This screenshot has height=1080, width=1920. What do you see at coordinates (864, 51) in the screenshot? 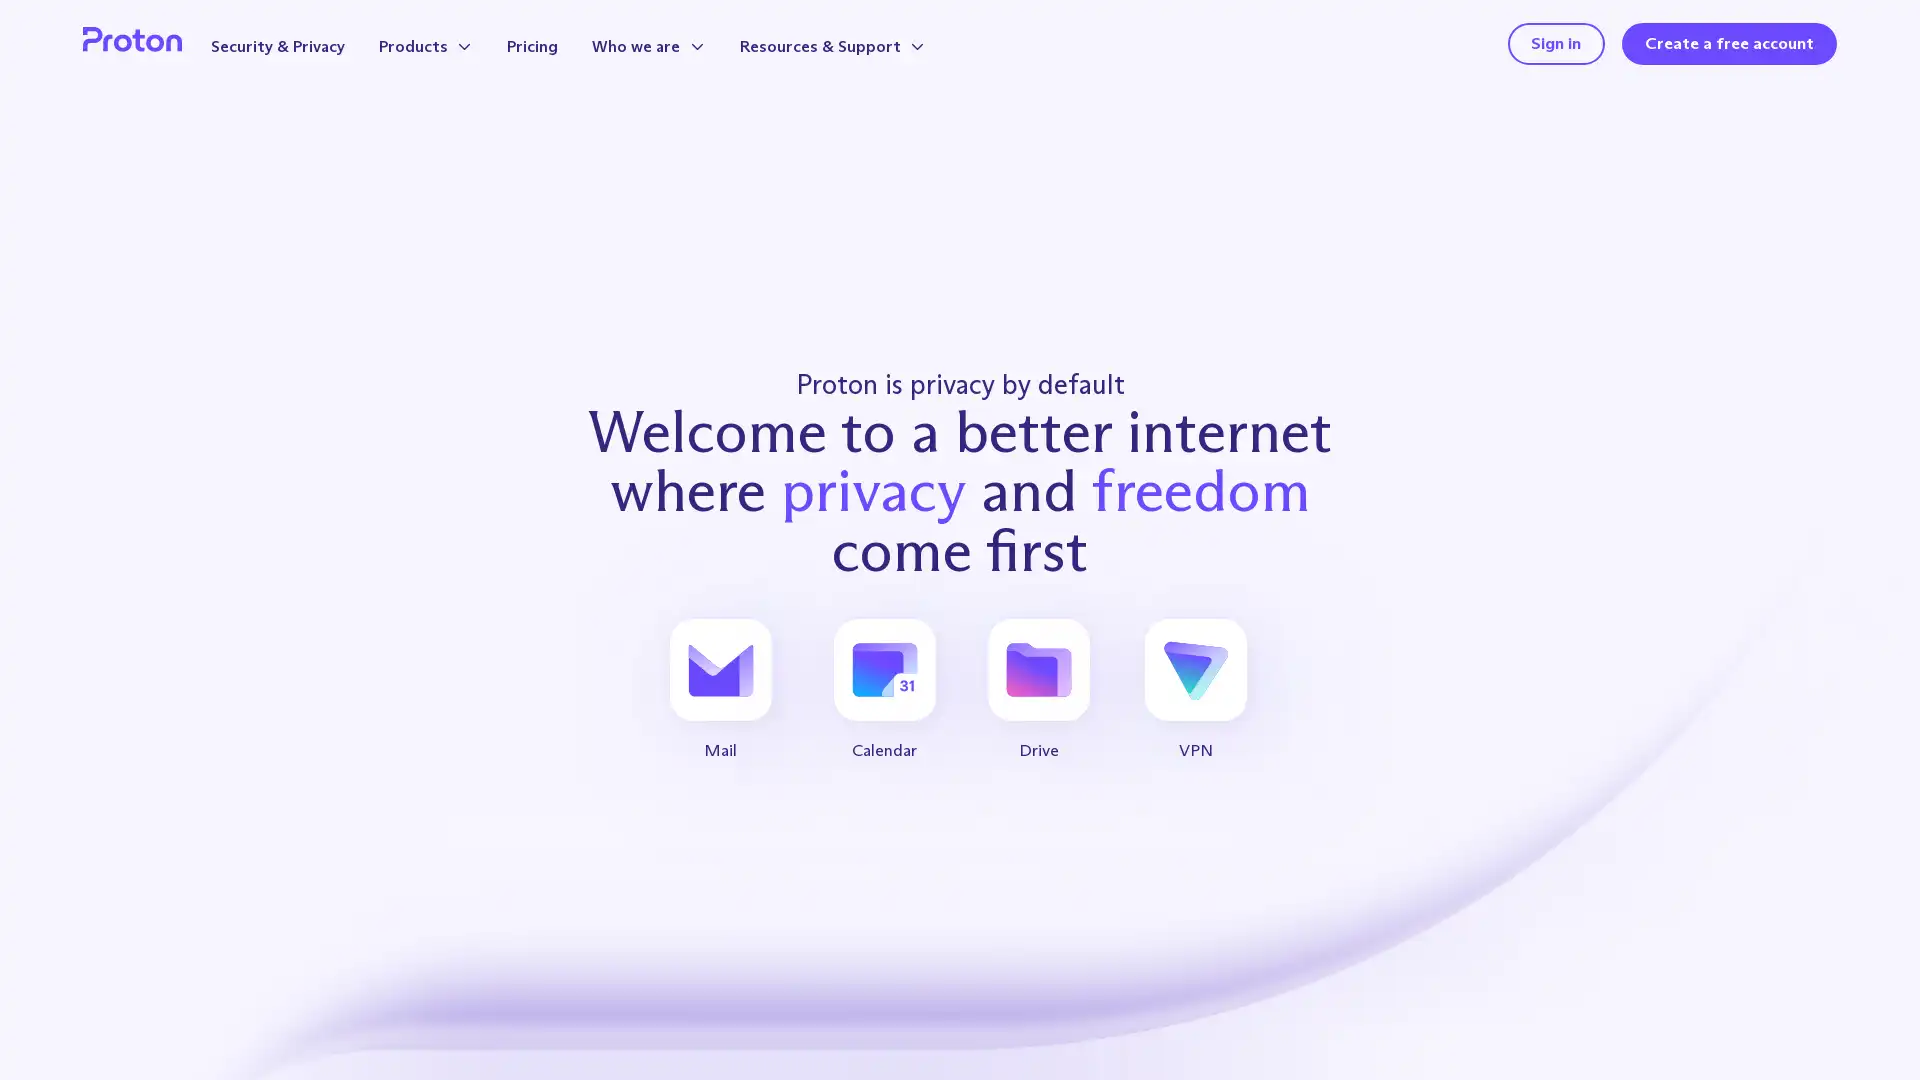
I see `Resources & Support` at bounding box center [864, 51].